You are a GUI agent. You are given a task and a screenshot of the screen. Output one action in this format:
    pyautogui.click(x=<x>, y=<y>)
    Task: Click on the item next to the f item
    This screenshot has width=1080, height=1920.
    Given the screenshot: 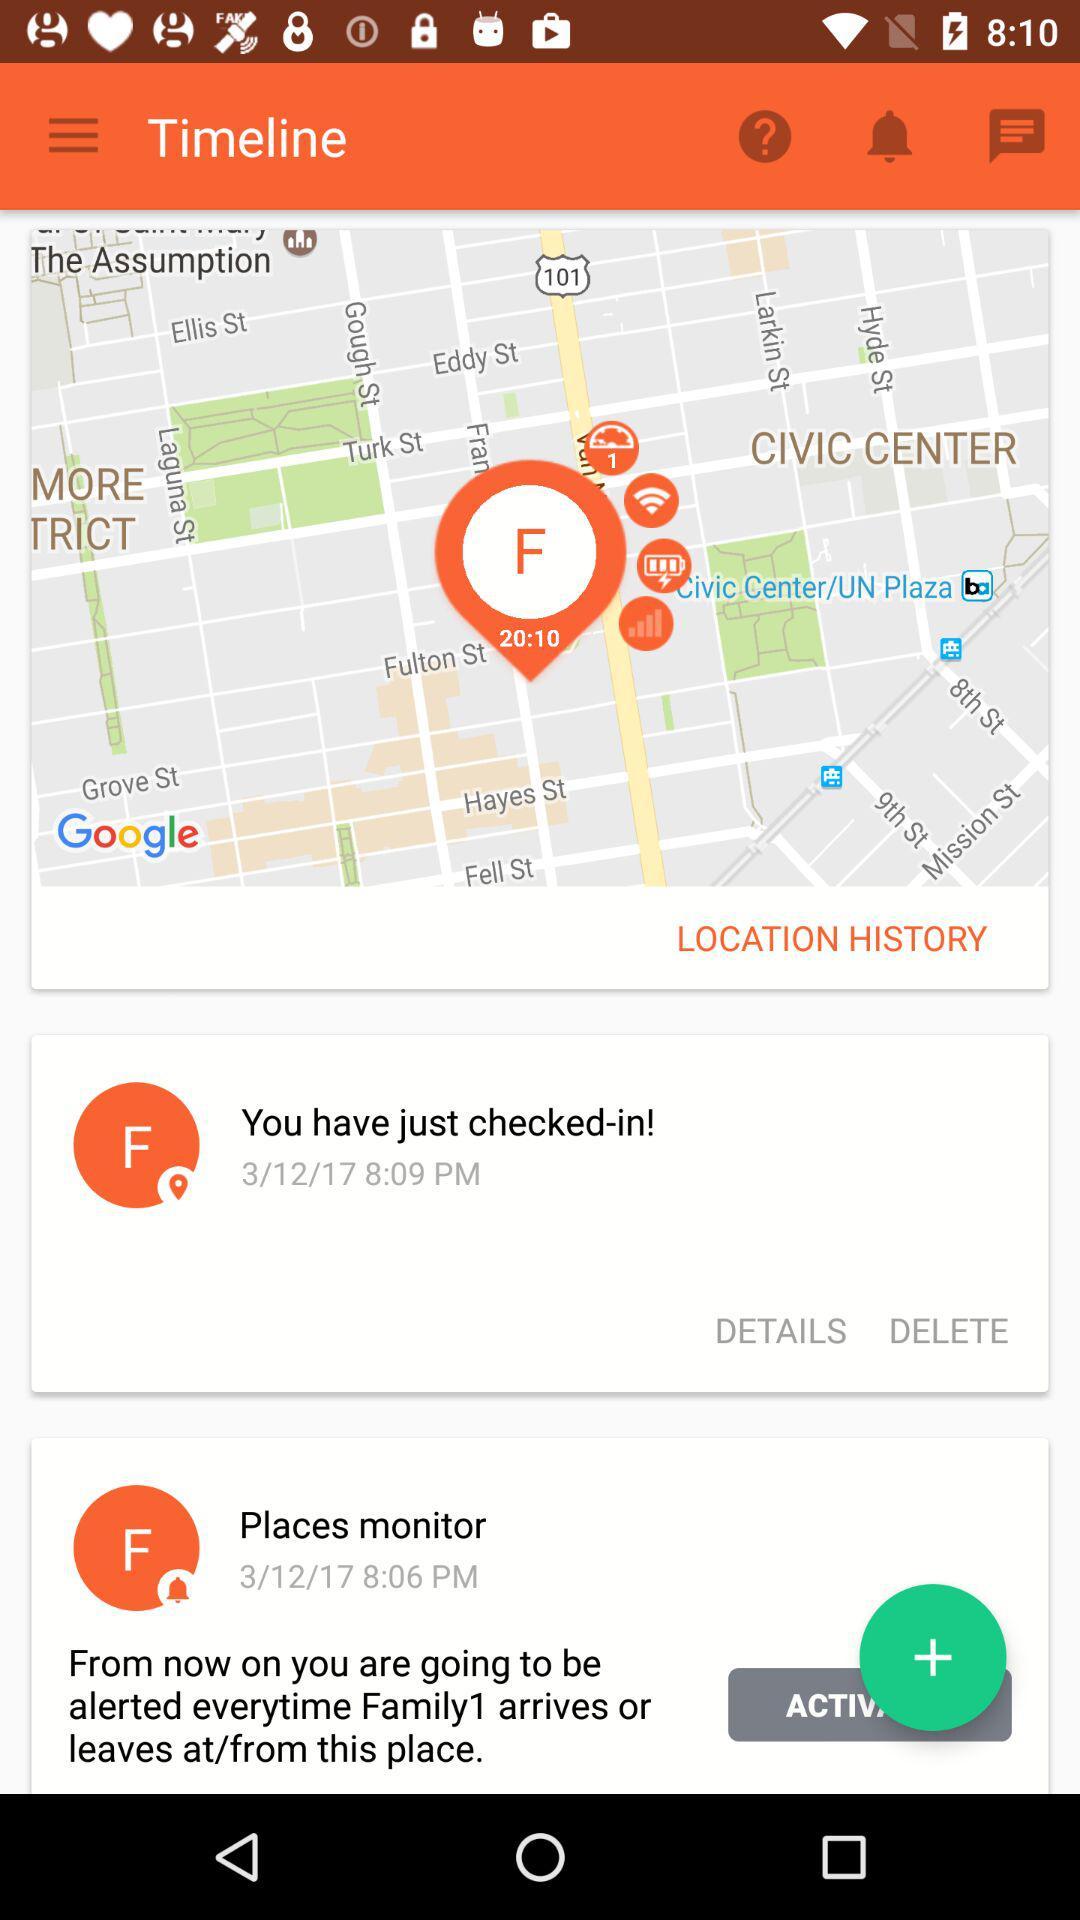 What is the action you would take?
    pyautogui.click(x=623, y=1121)
    